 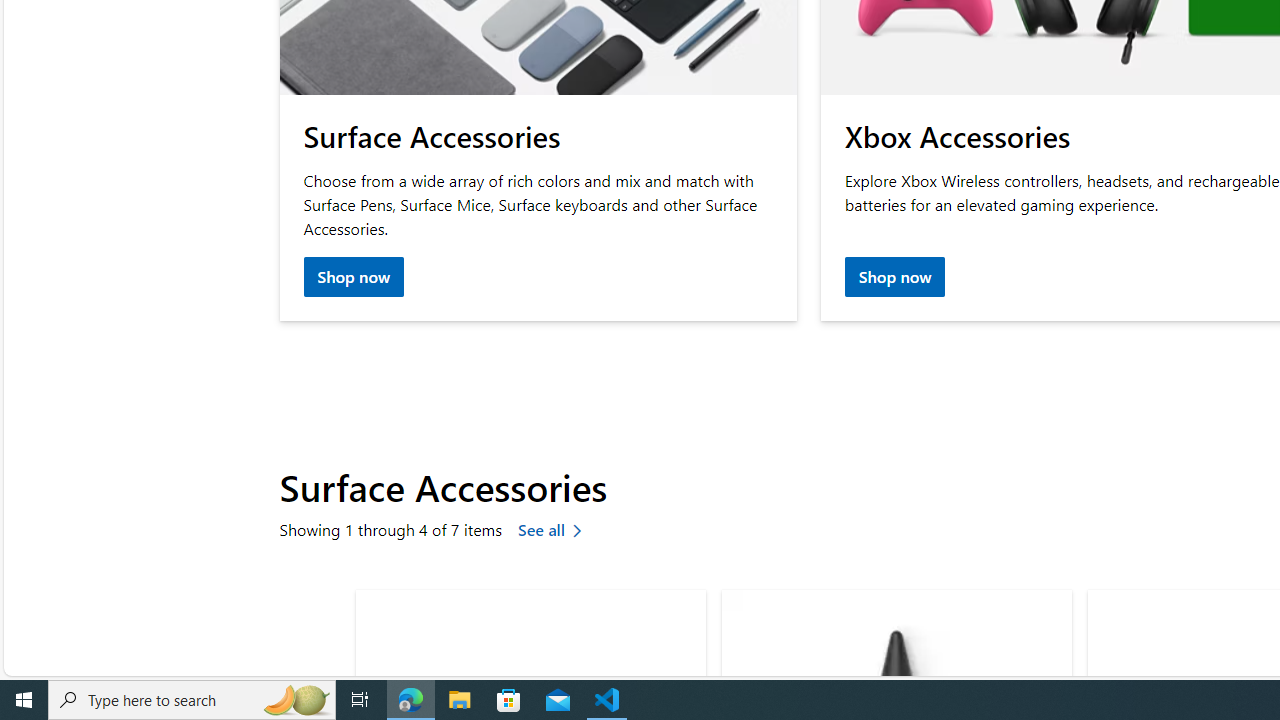 I want to click on 'Shop now Surface accessories', so click(x=353, y=278).